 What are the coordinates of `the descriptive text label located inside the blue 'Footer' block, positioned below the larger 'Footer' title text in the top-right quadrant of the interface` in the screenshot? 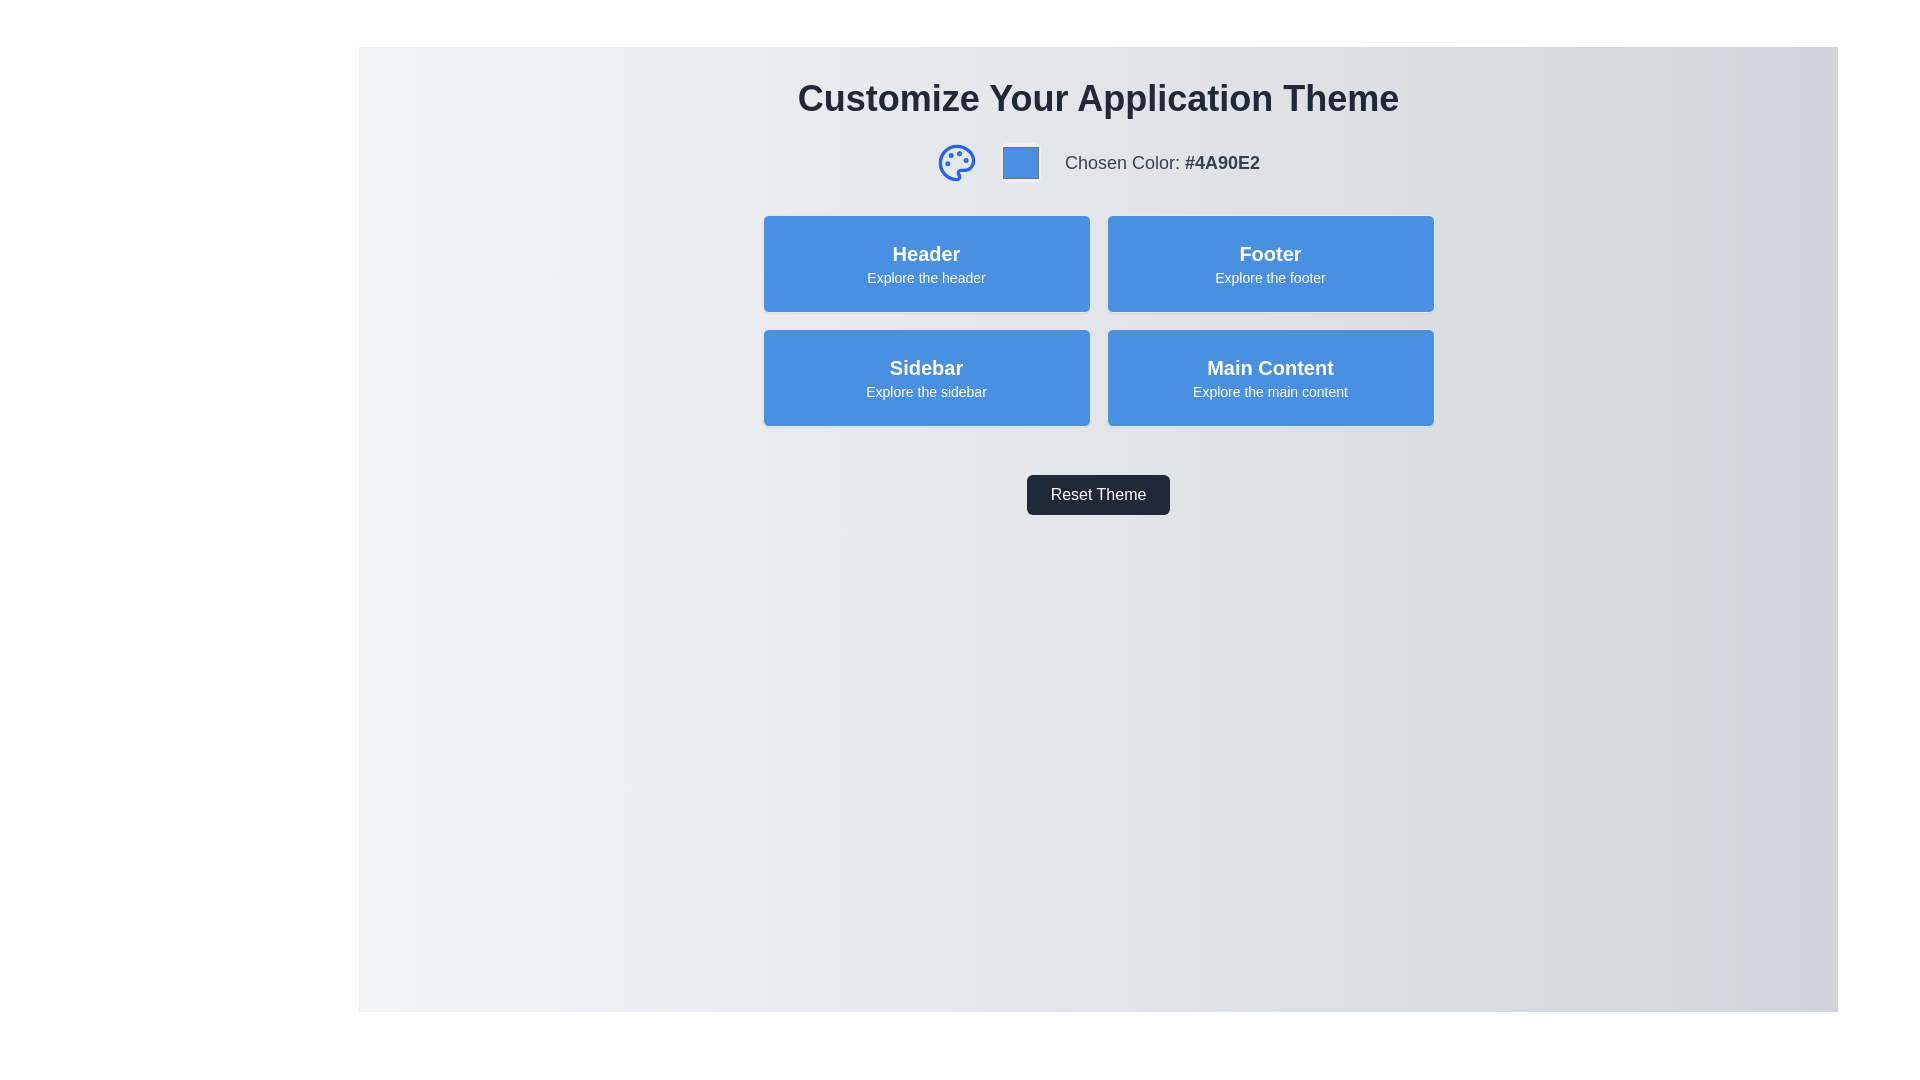 It's located at (1269, 277).